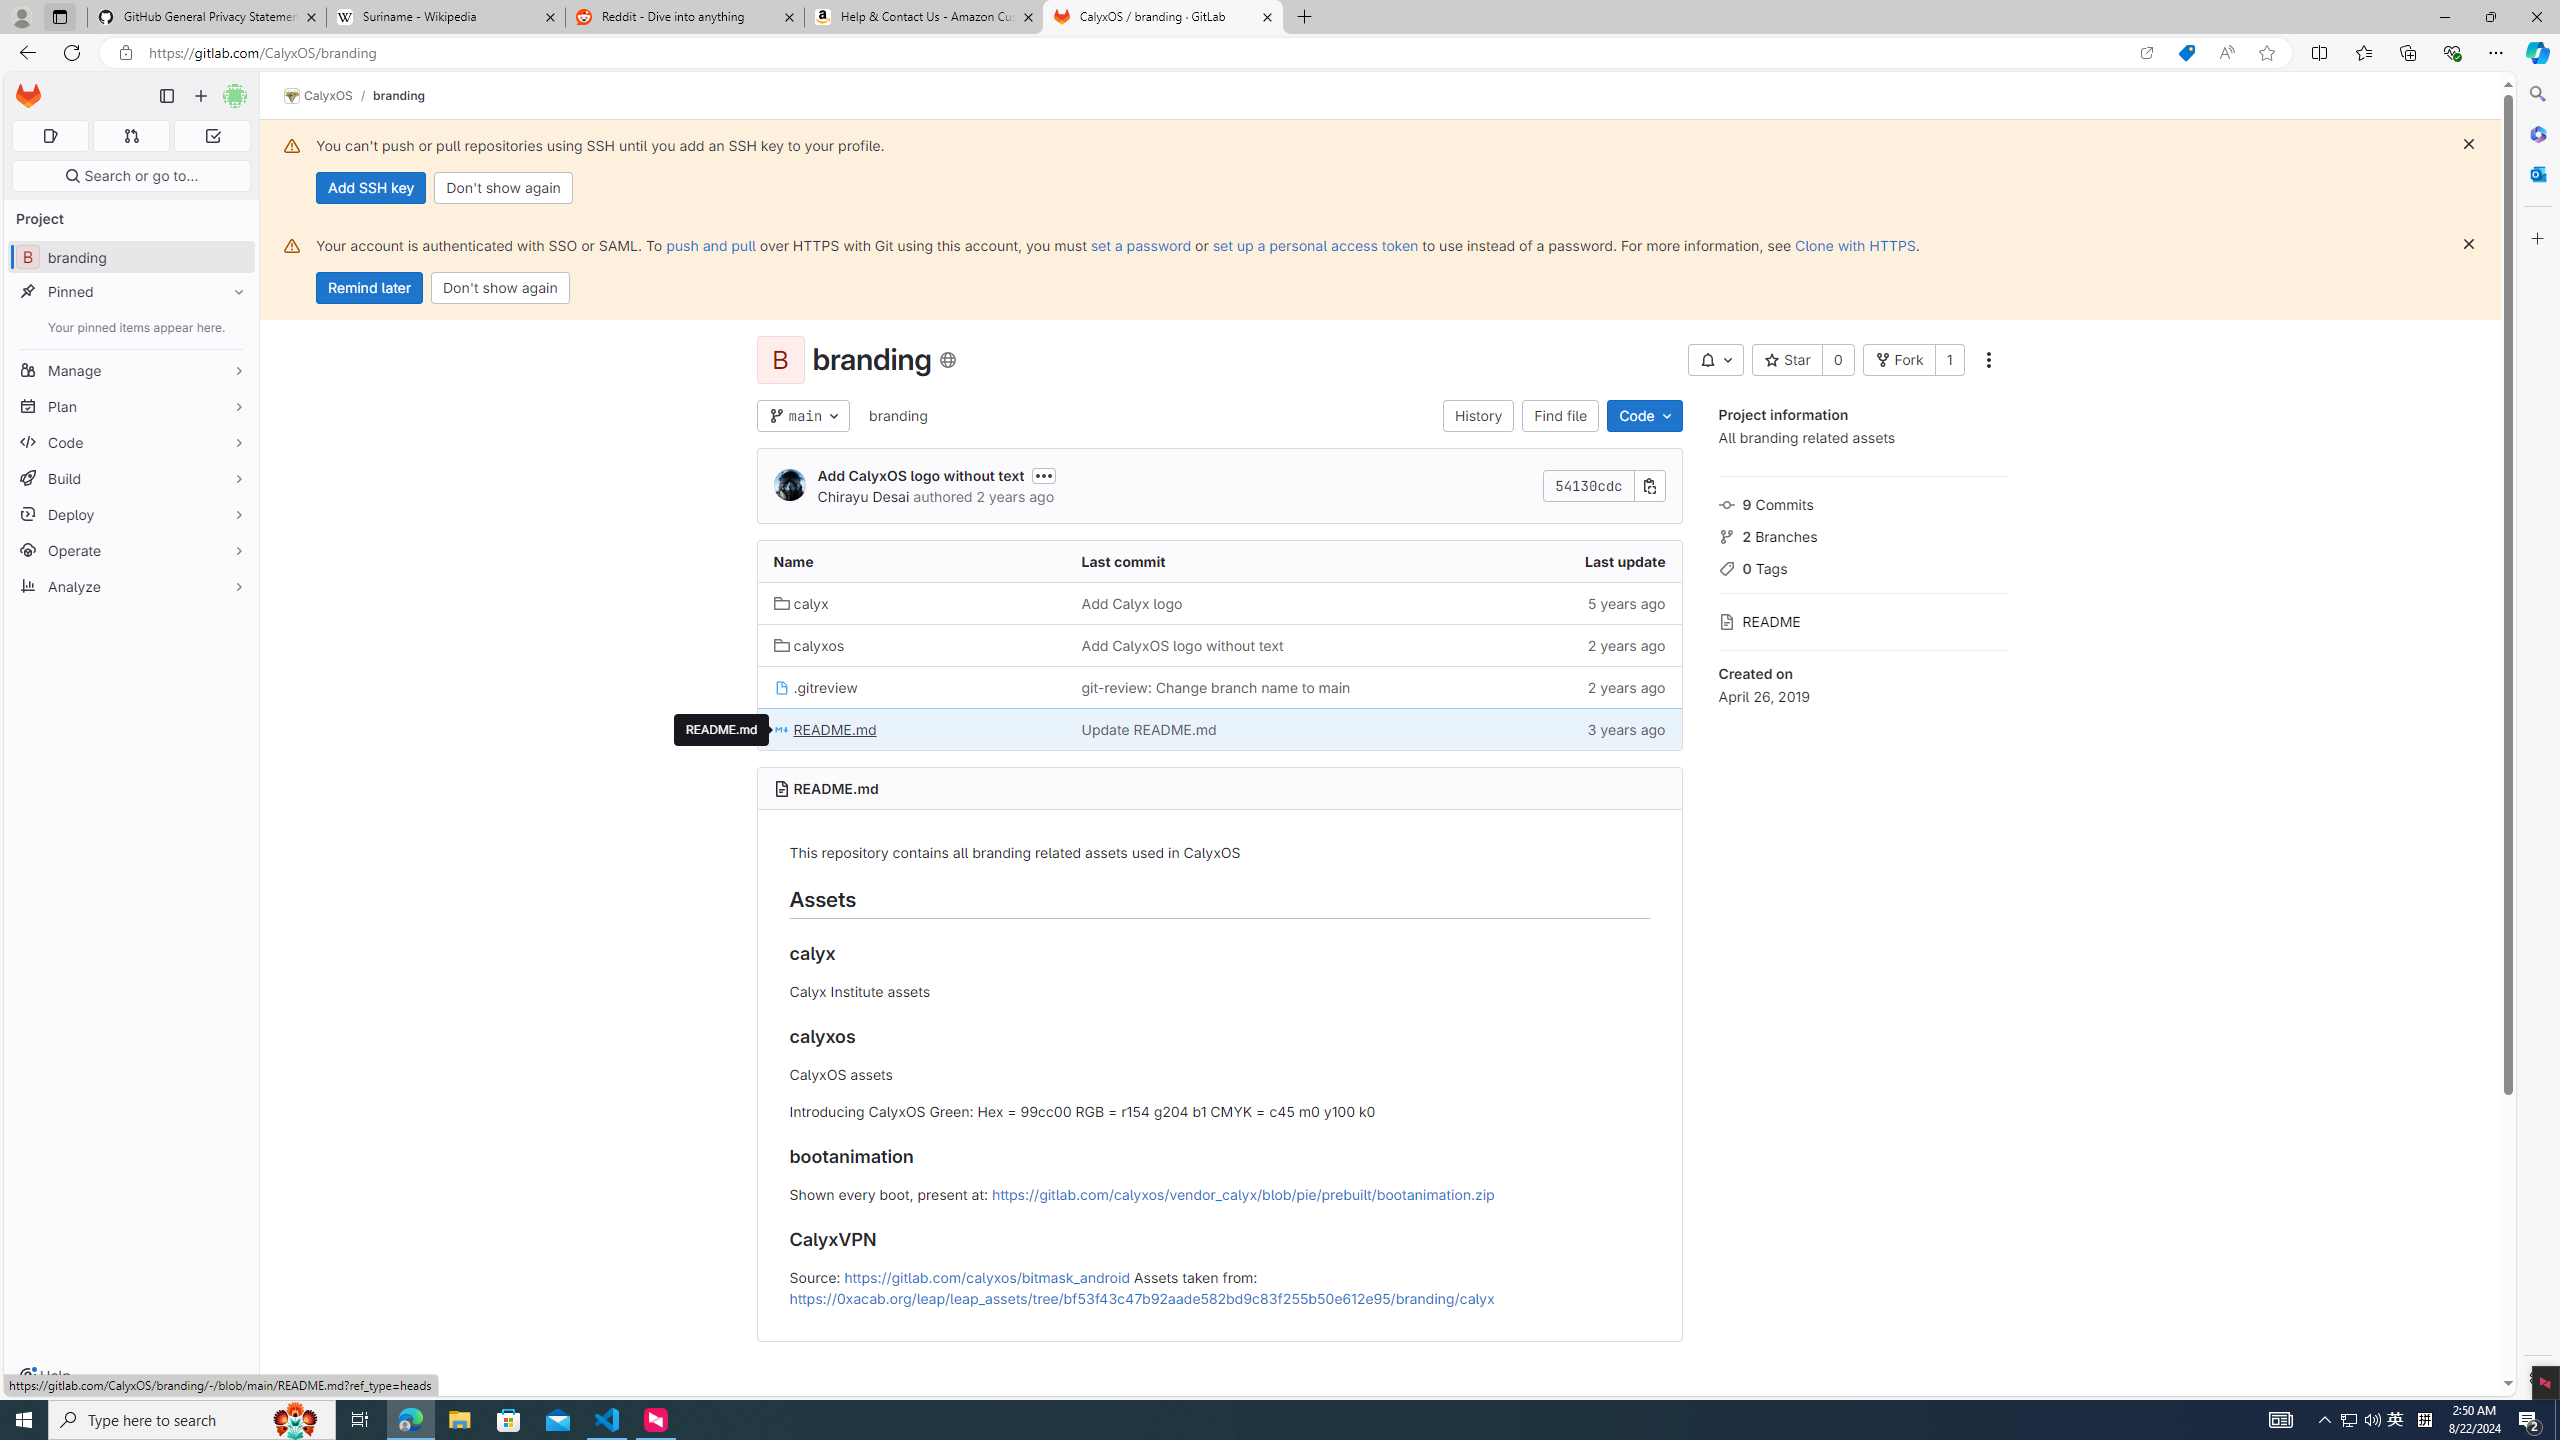  Describe the element at coordinates (327, 95) in the screenshot. I see `'CalyxOS/'` at that location.